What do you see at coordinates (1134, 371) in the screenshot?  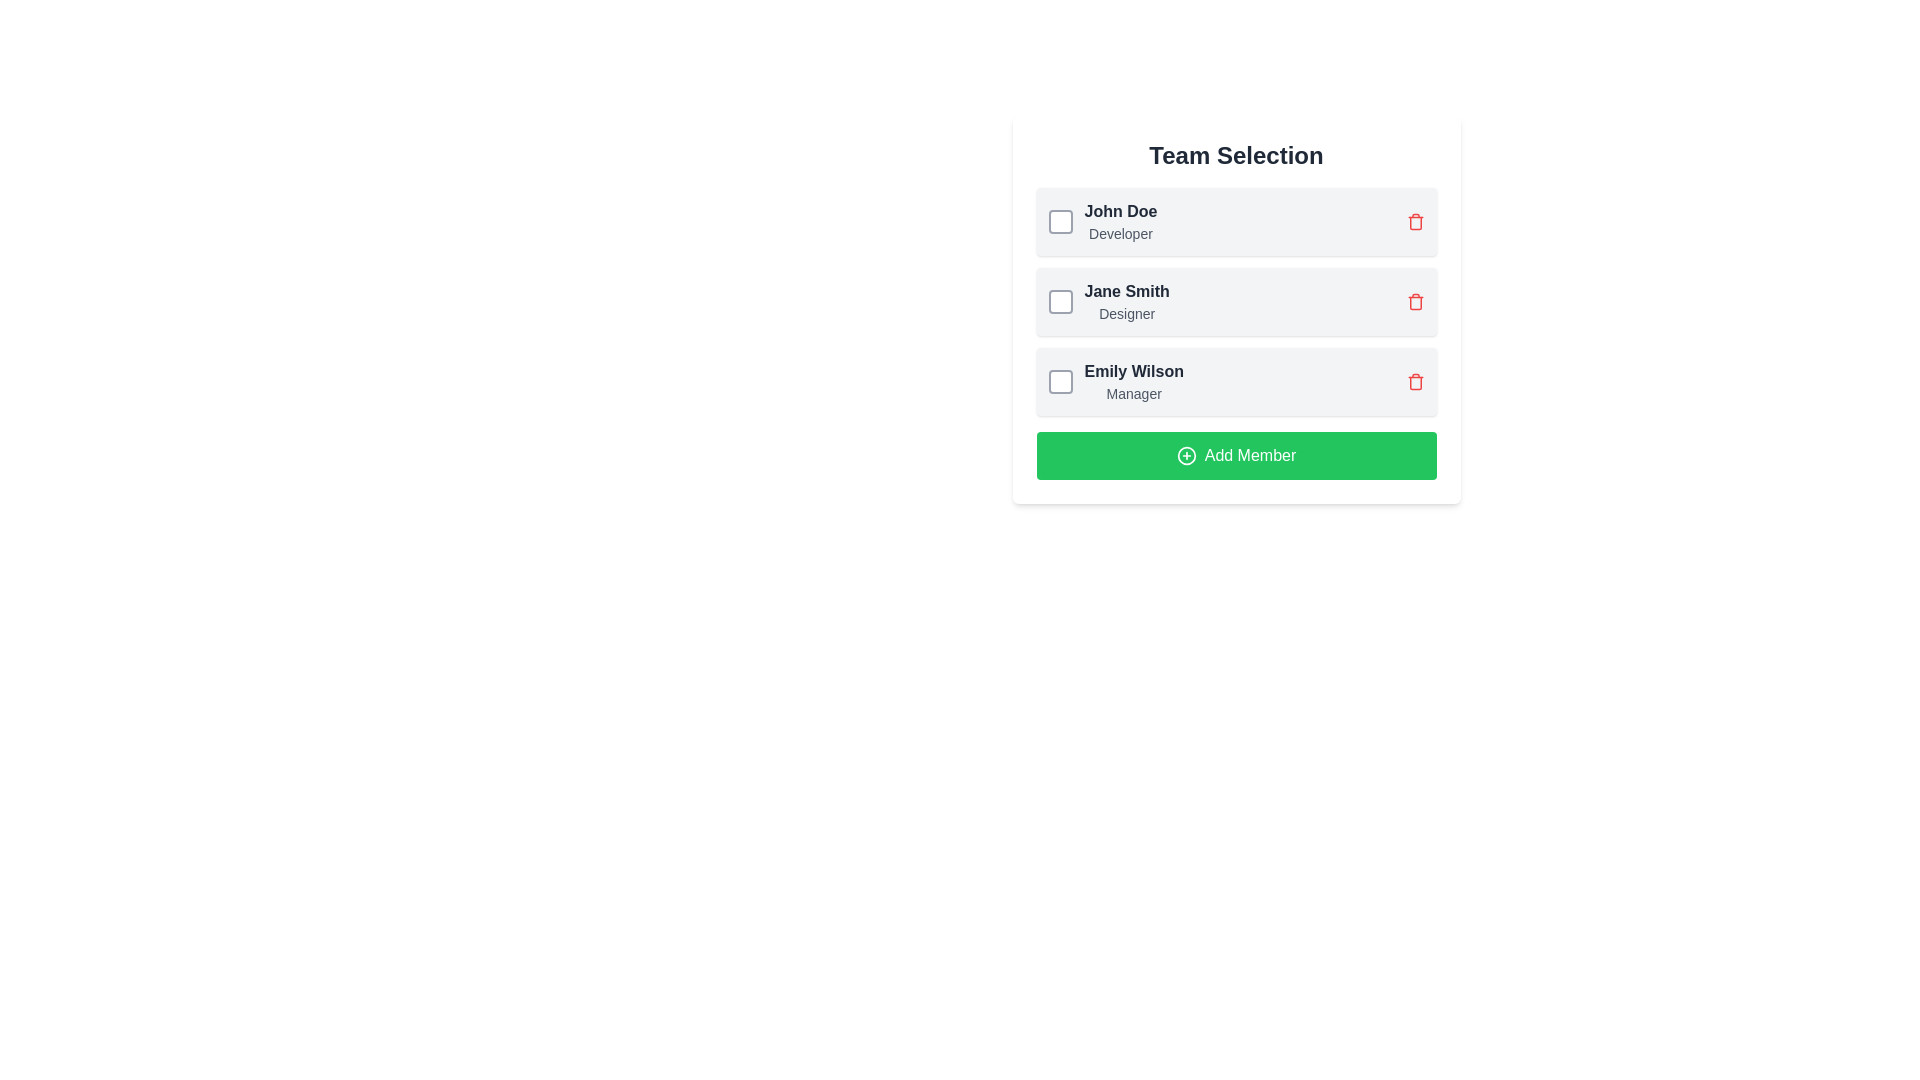 I see `the text label 'Emily Wilson', which is displayed in bold, dark-gray font and is centered within its containing group on the third row of the list-style interface` at bounding box center [1134, 371].